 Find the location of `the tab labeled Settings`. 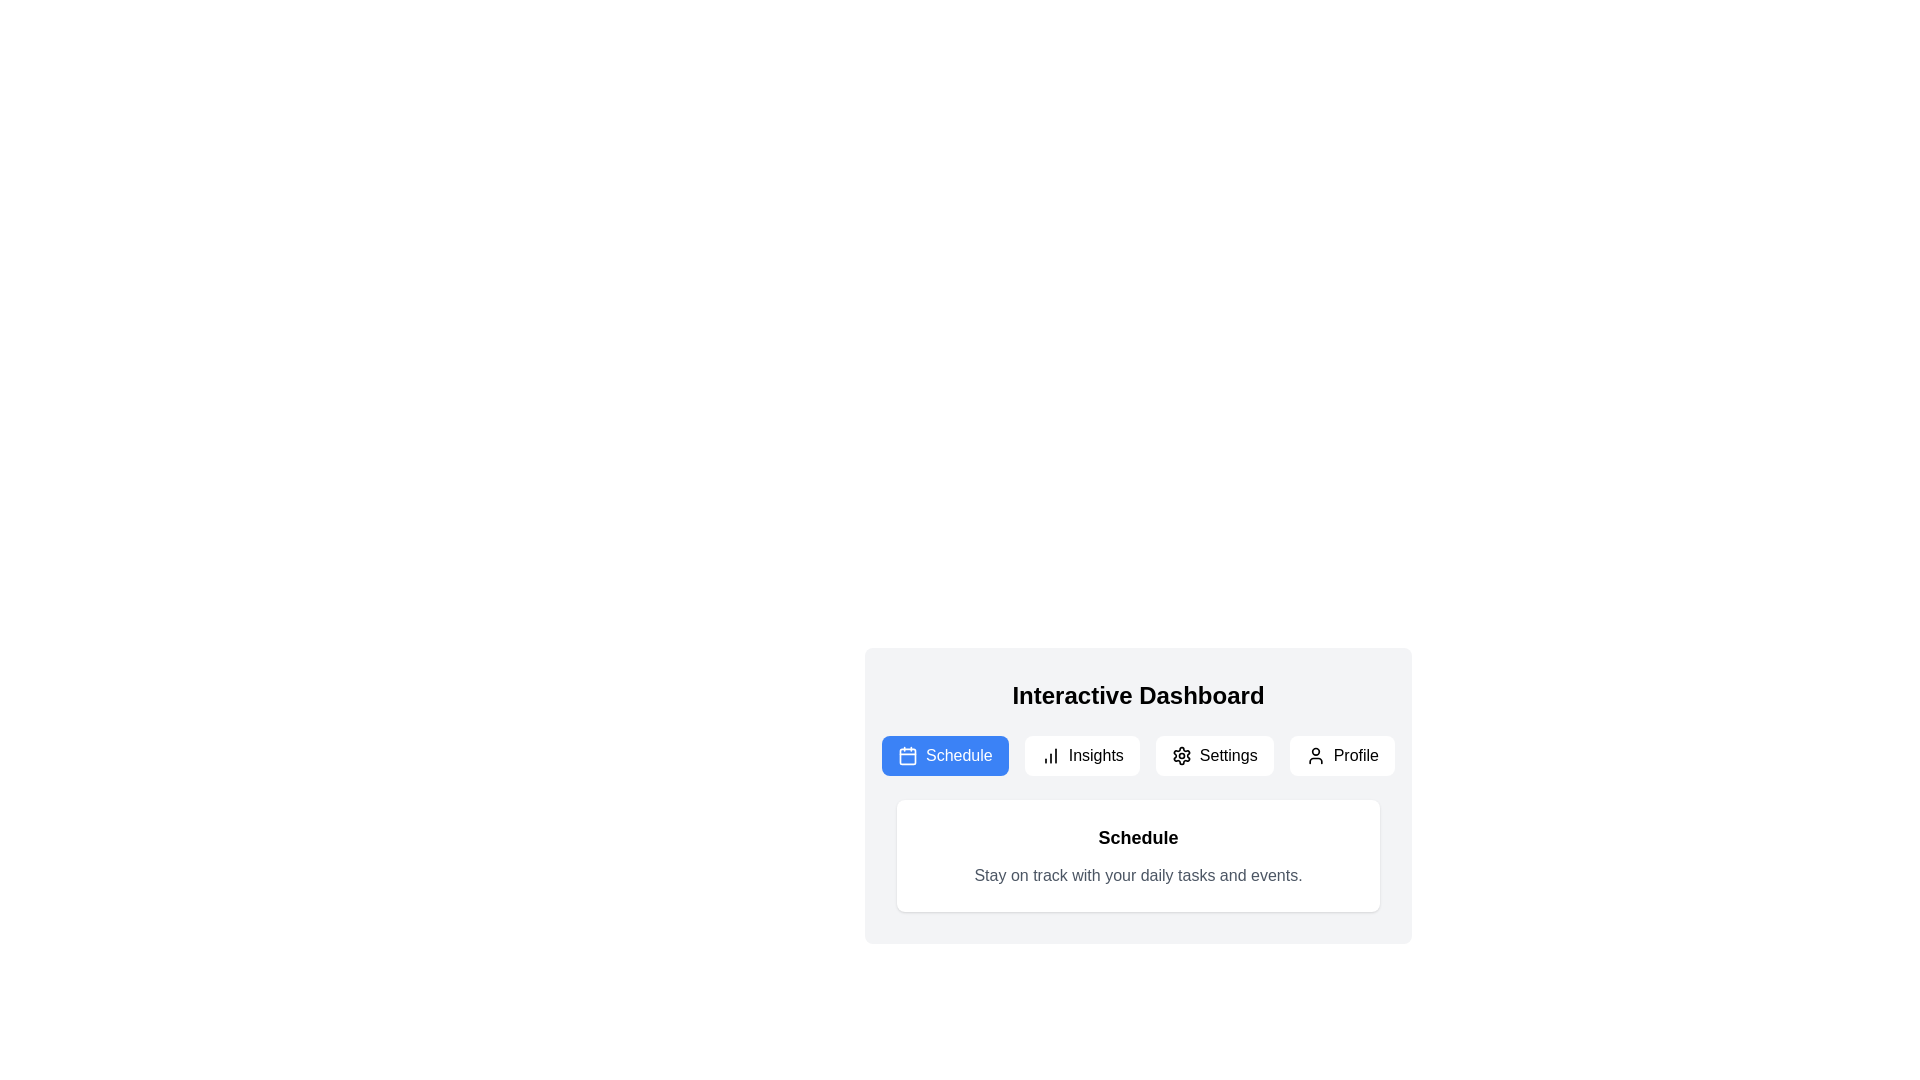

the tab labeled Settings is located at coordinates (1213, 756).